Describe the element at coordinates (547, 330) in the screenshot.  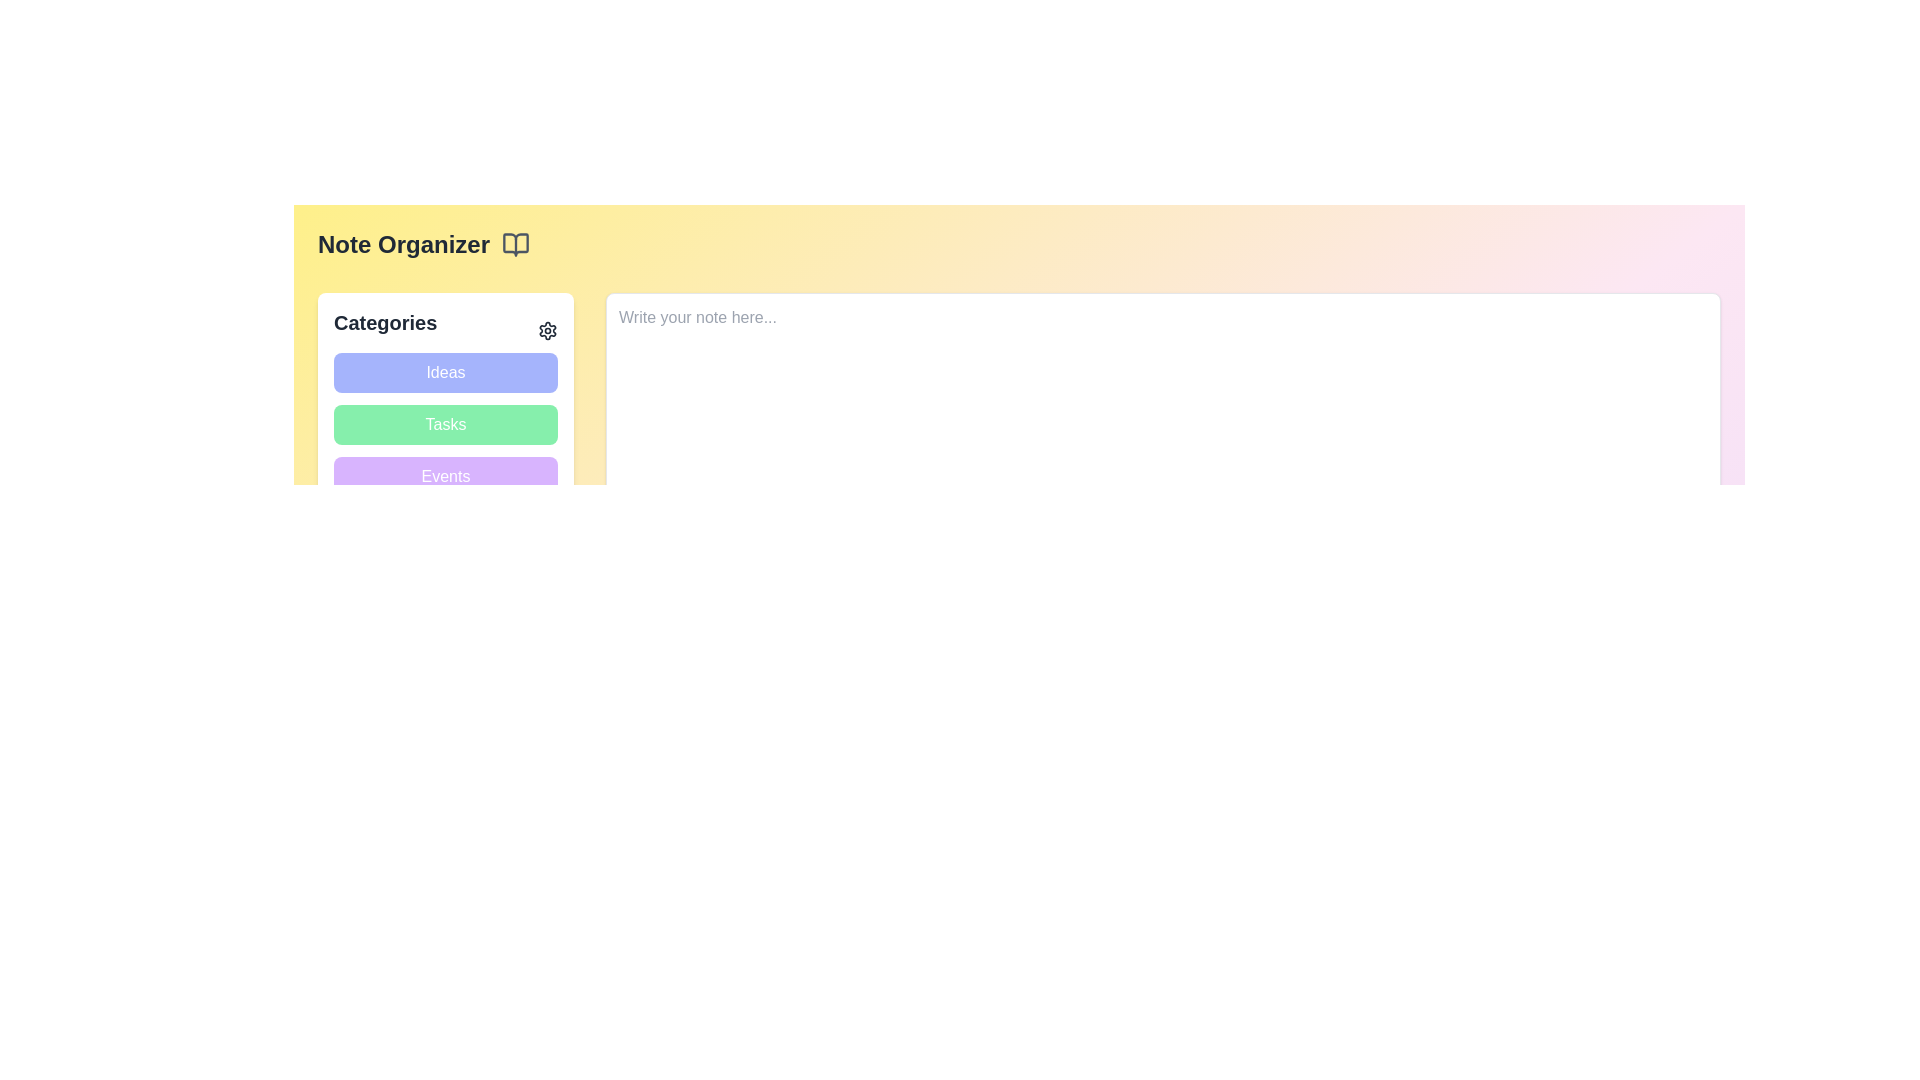
I see `the dark gray gear icon that signifies settings functionality, located adjacent to the 'Categories' label` at that location.